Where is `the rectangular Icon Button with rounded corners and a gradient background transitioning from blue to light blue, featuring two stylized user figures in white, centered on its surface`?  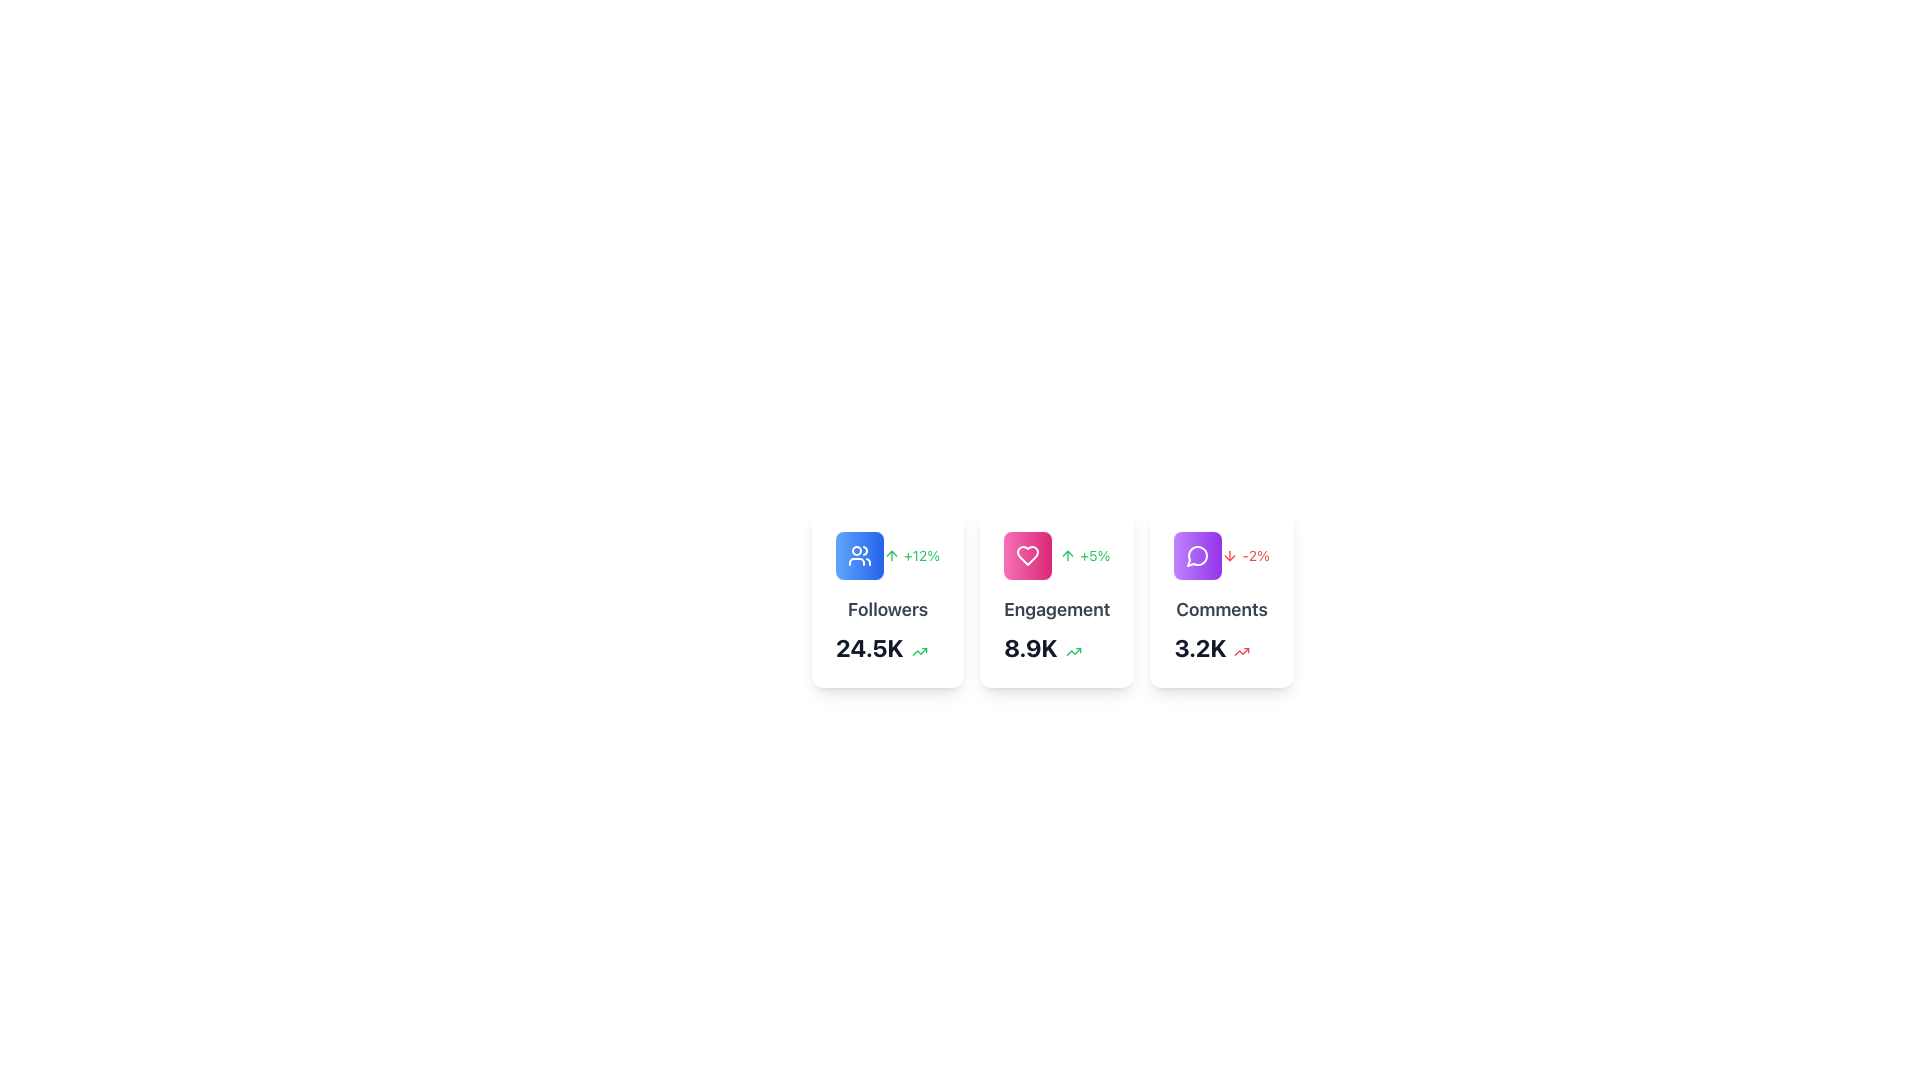 the rectangular Icon Button with rounded corners and a gradient background transitioning from blue to light blue, featuring two stylized user figures in white, centered on its surface is located at coordinates (859, 555).